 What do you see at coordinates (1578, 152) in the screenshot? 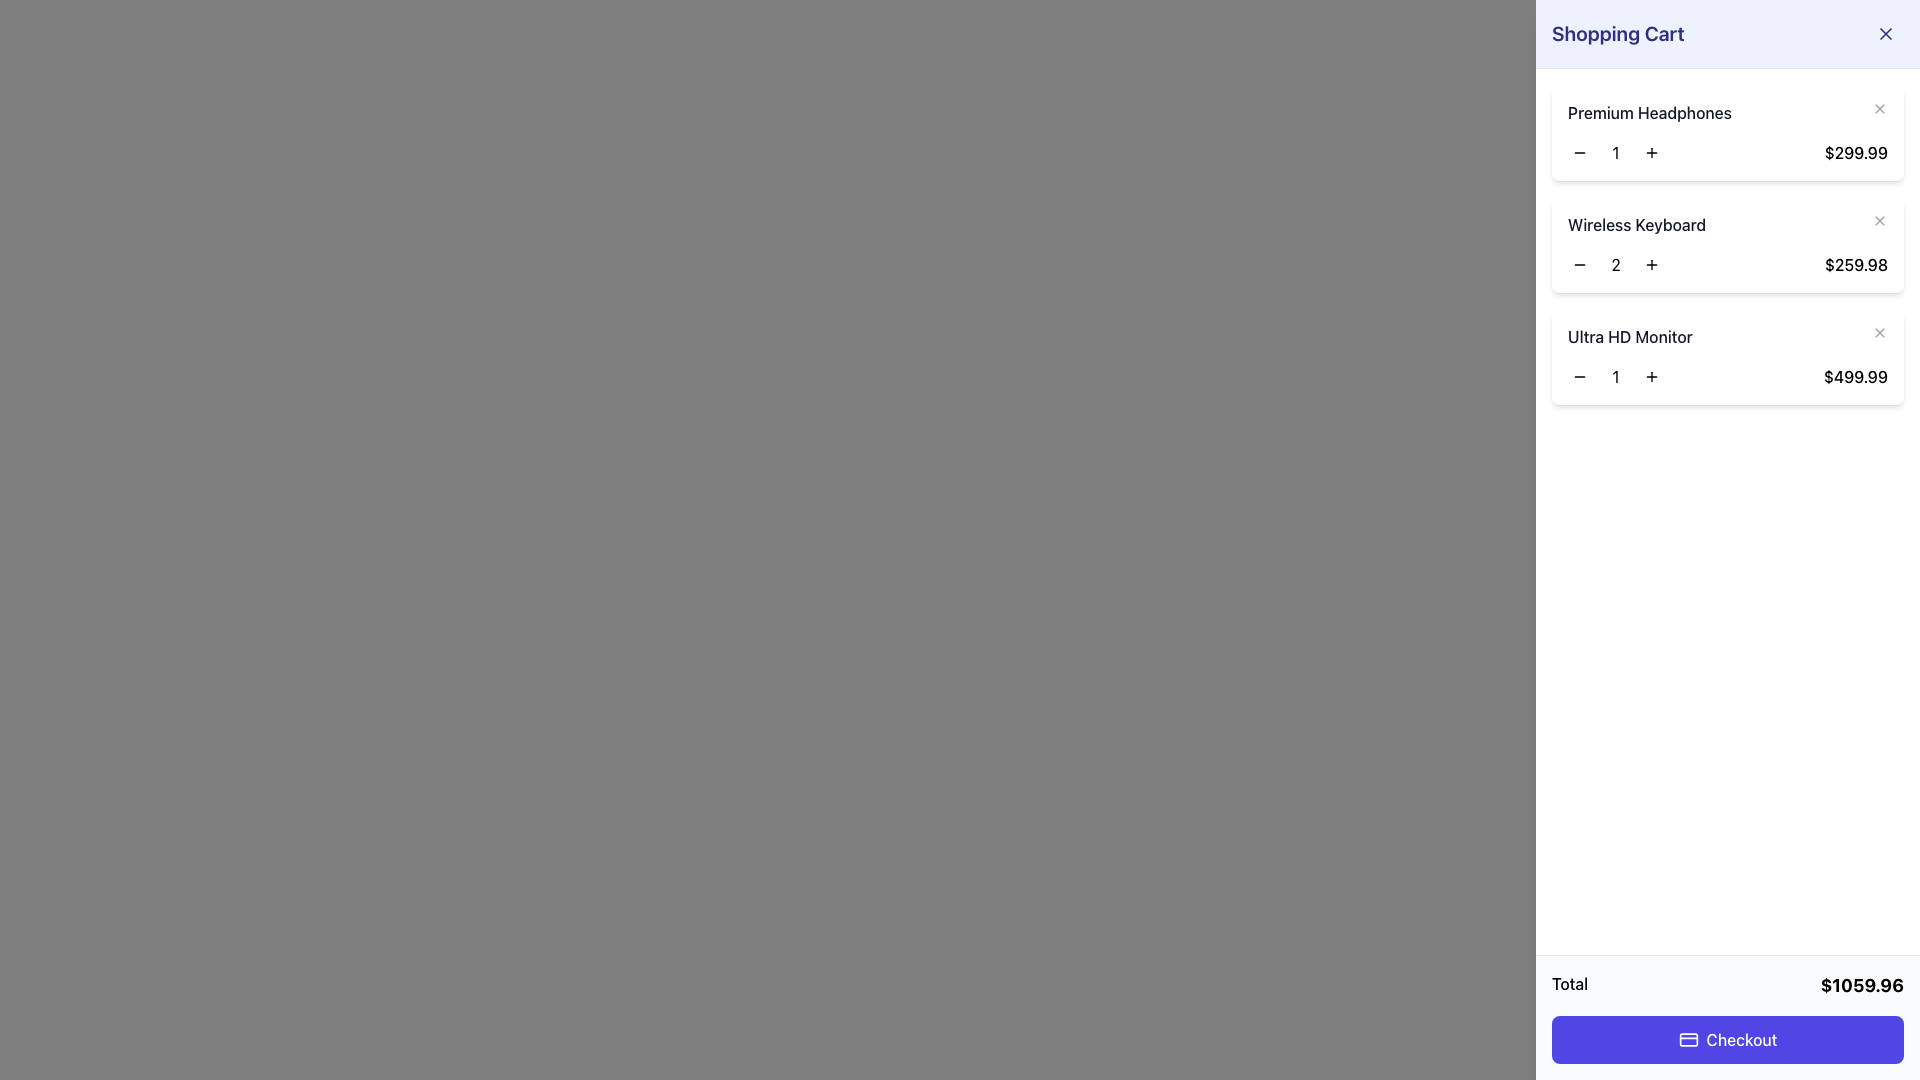
I see `the decrement button for the 'Premium Headphones' in the shopping cart` at bounding box center [1578, 152].